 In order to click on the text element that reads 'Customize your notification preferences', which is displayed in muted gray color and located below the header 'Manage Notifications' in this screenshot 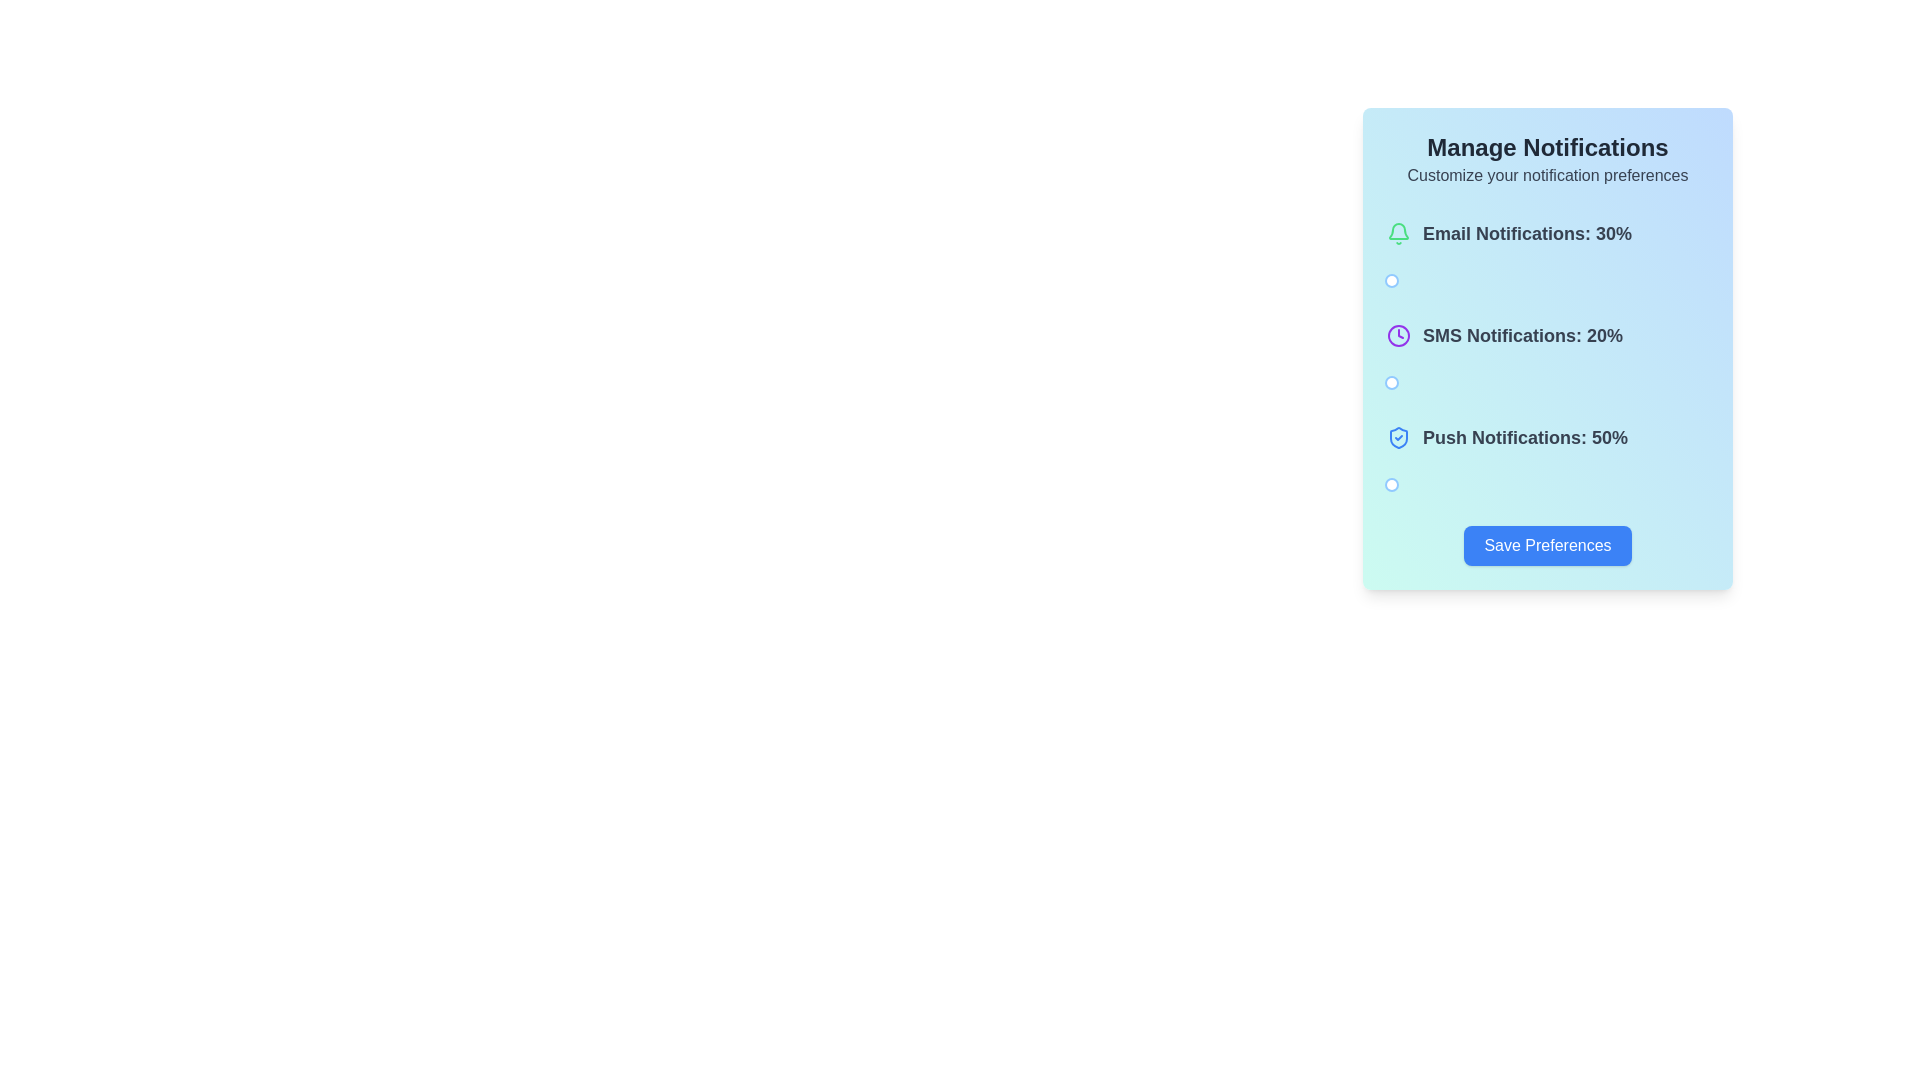, I will do `click(1547, 175)`.